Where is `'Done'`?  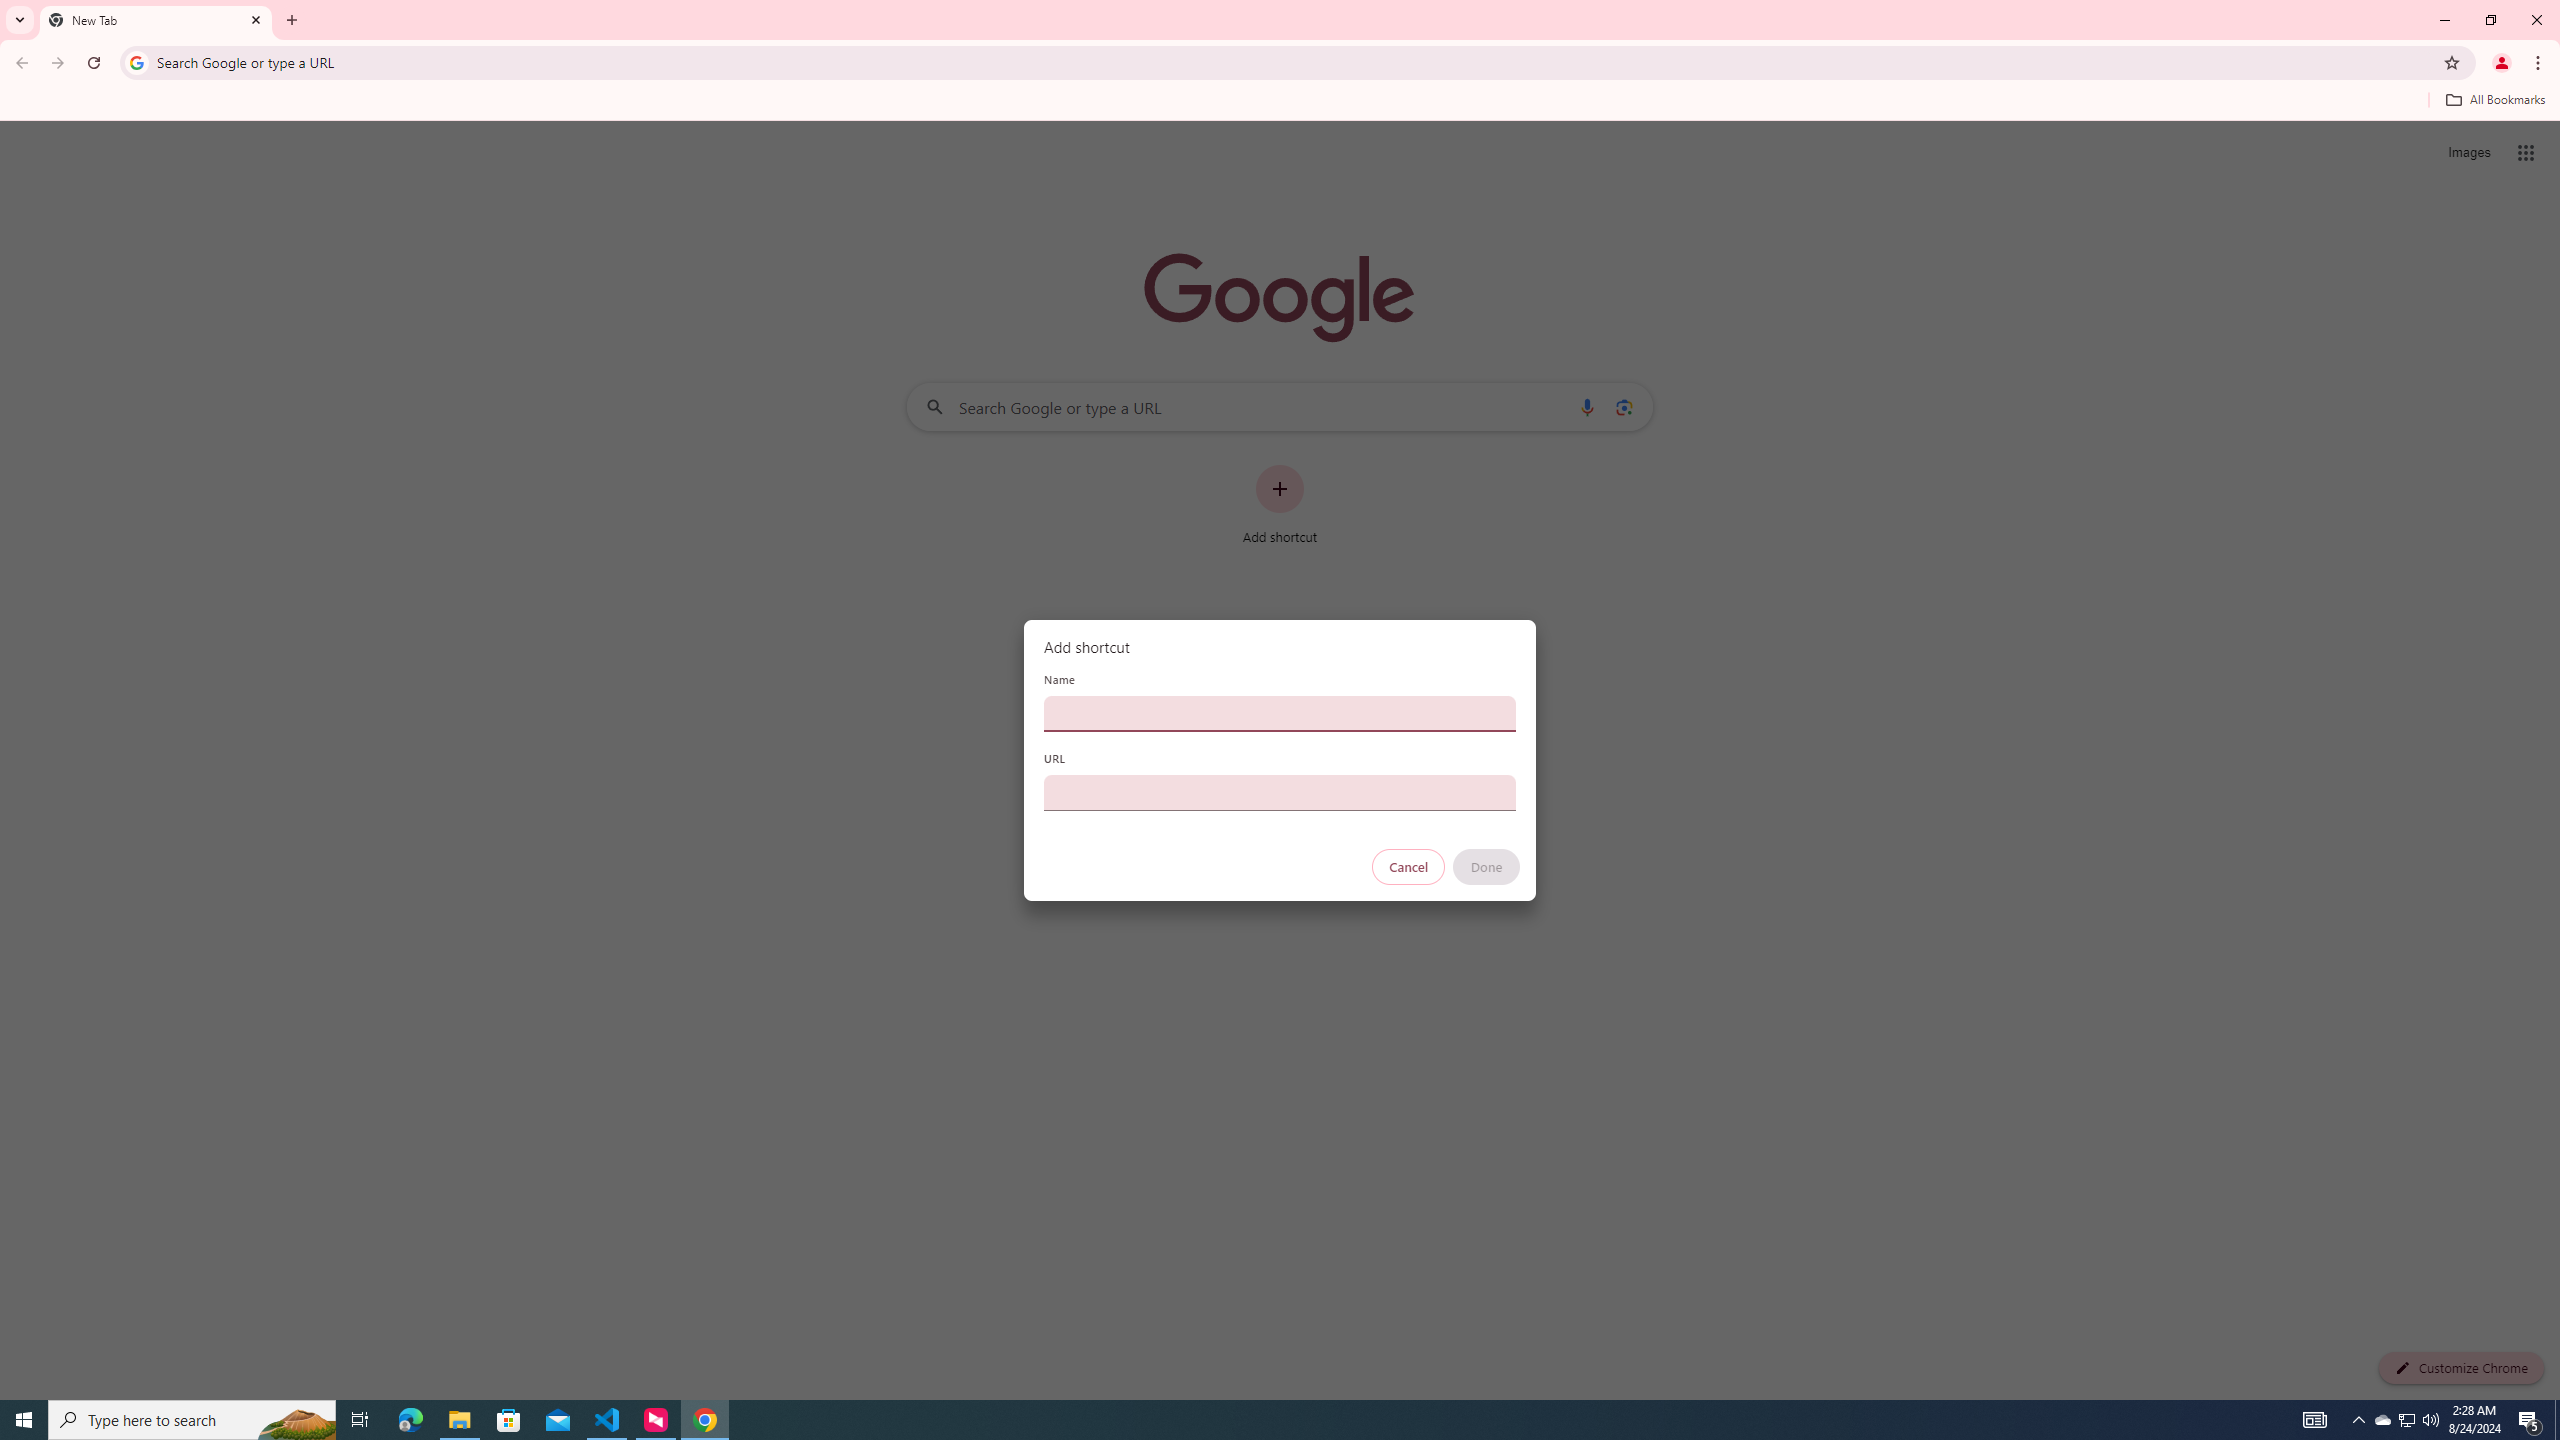
'Done' is located at coordinates (1487, 866).